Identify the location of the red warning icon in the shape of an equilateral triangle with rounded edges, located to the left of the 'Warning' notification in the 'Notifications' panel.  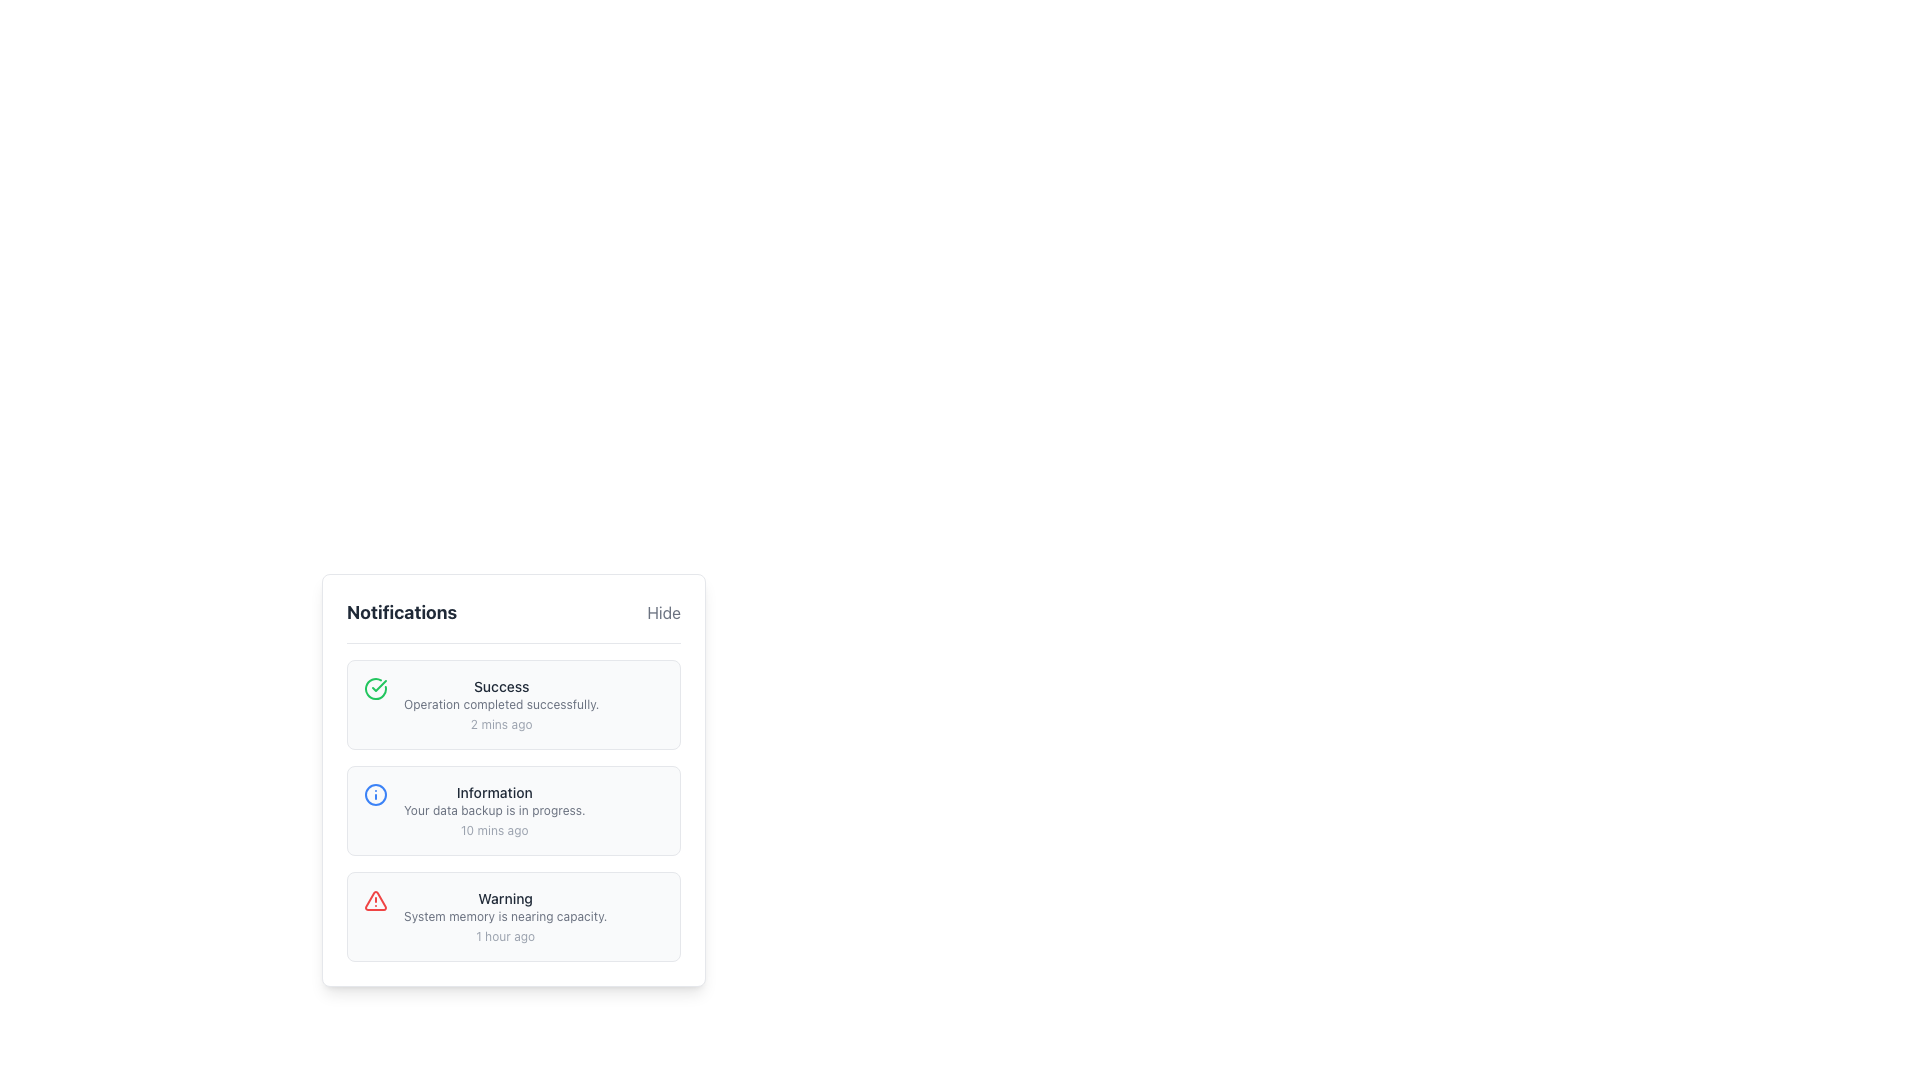
(375, 901).